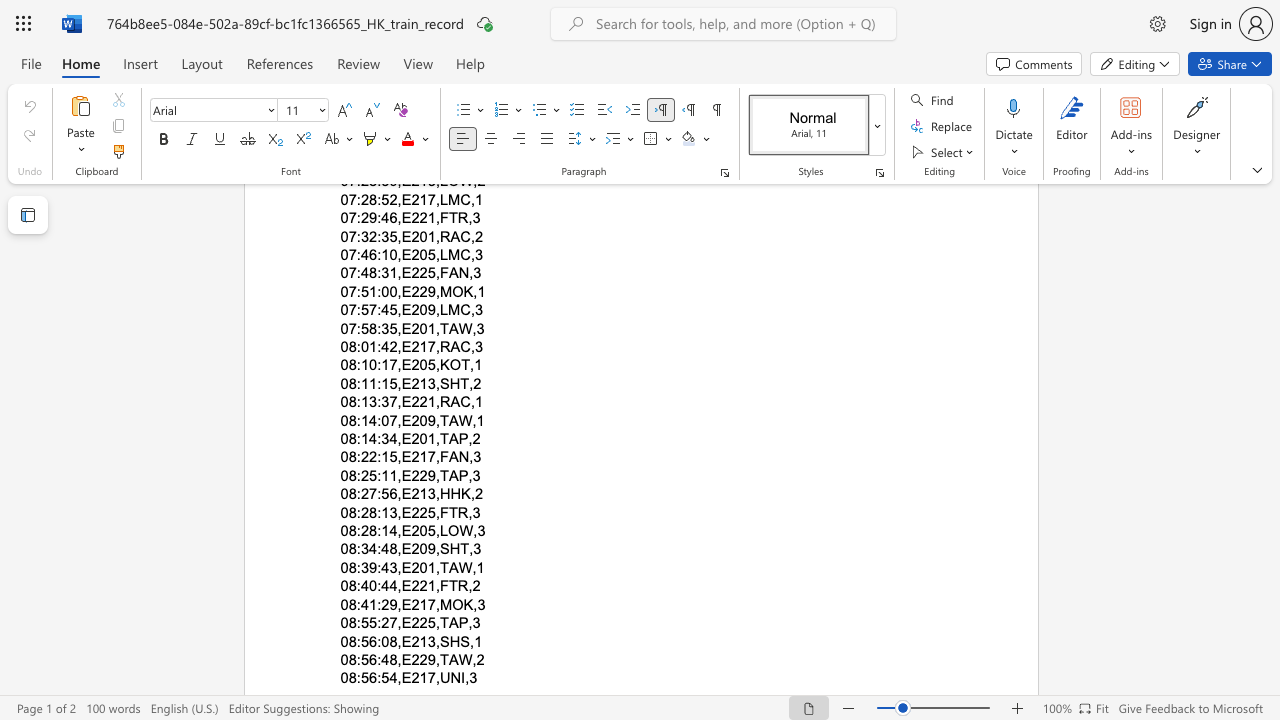 This screenshot has width=1280, height=720. What do you see at coordinates (402, 659) in the screenshot?
I see `the space between the continuous character "," and "E" in the text` at bounding box center [402, 659].